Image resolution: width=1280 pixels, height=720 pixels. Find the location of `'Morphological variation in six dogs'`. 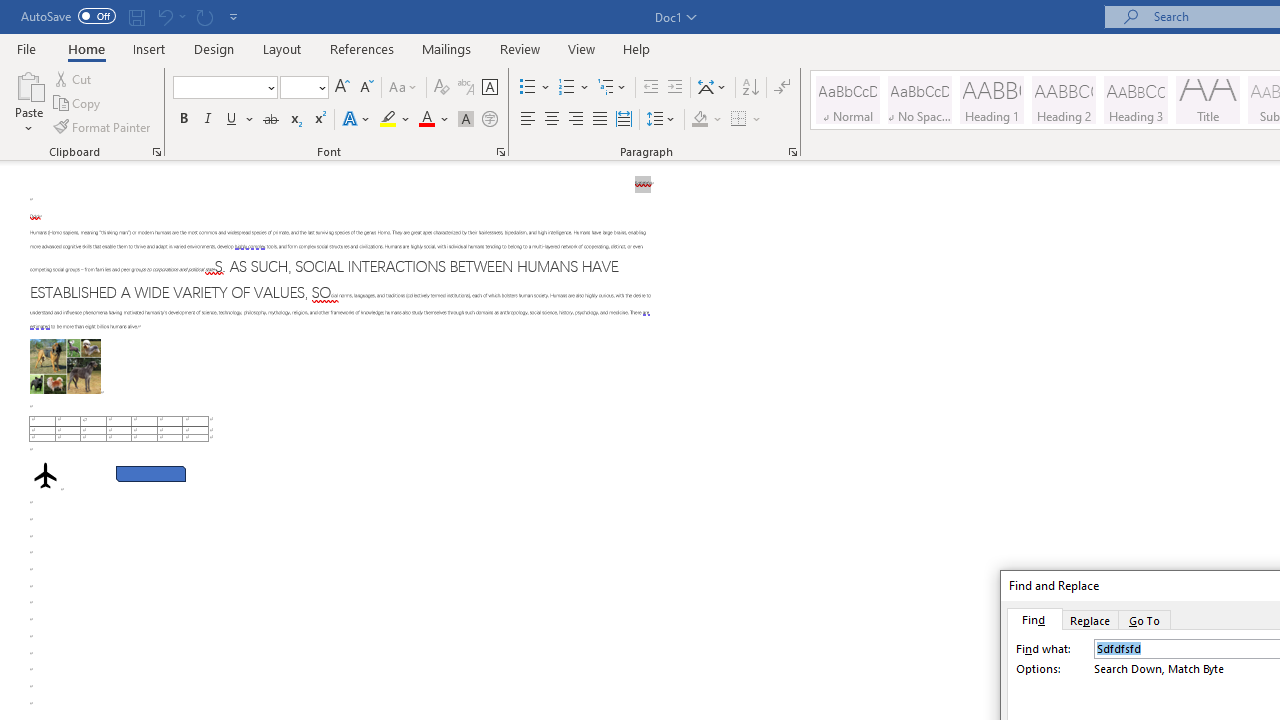

'Morphological variation in six dogs' is located at coordinates (65, 366).